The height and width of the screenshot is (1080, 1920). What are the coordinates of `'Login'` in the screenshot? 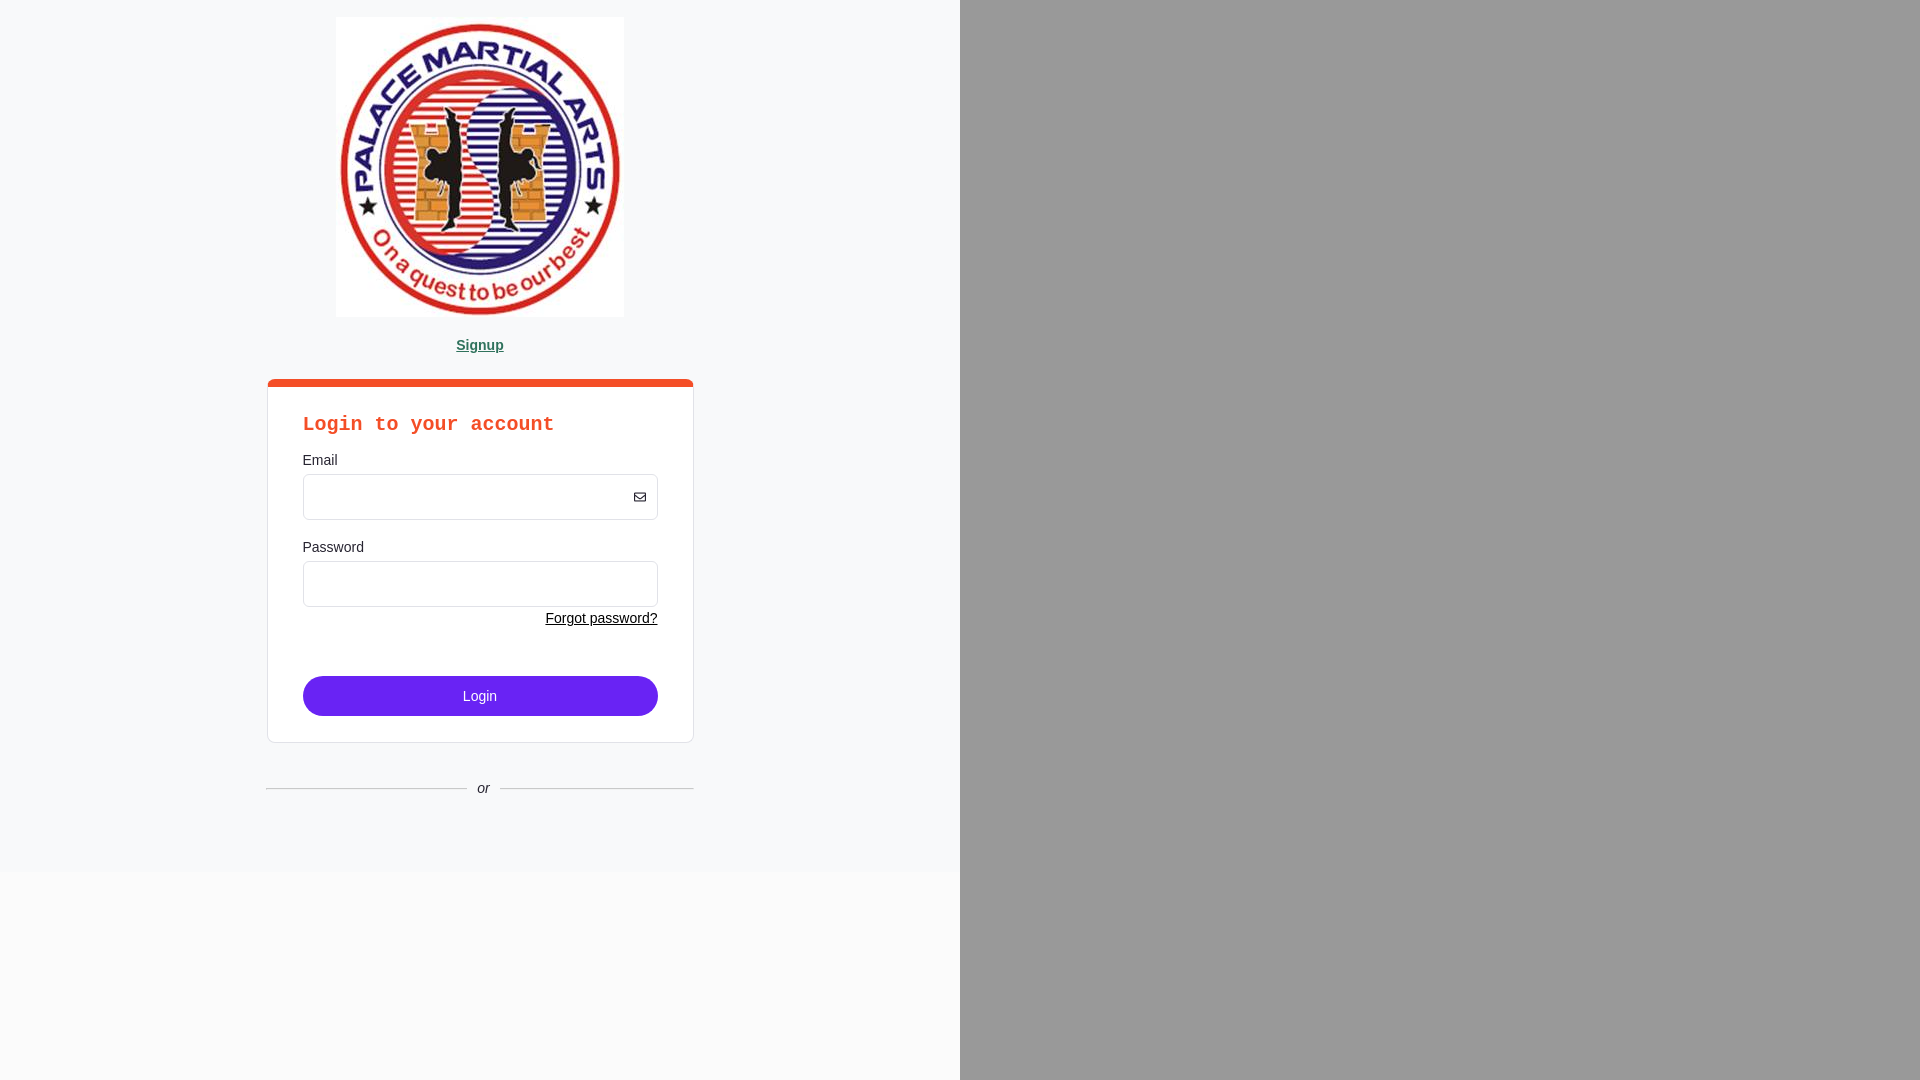 It's located at (478, 694).